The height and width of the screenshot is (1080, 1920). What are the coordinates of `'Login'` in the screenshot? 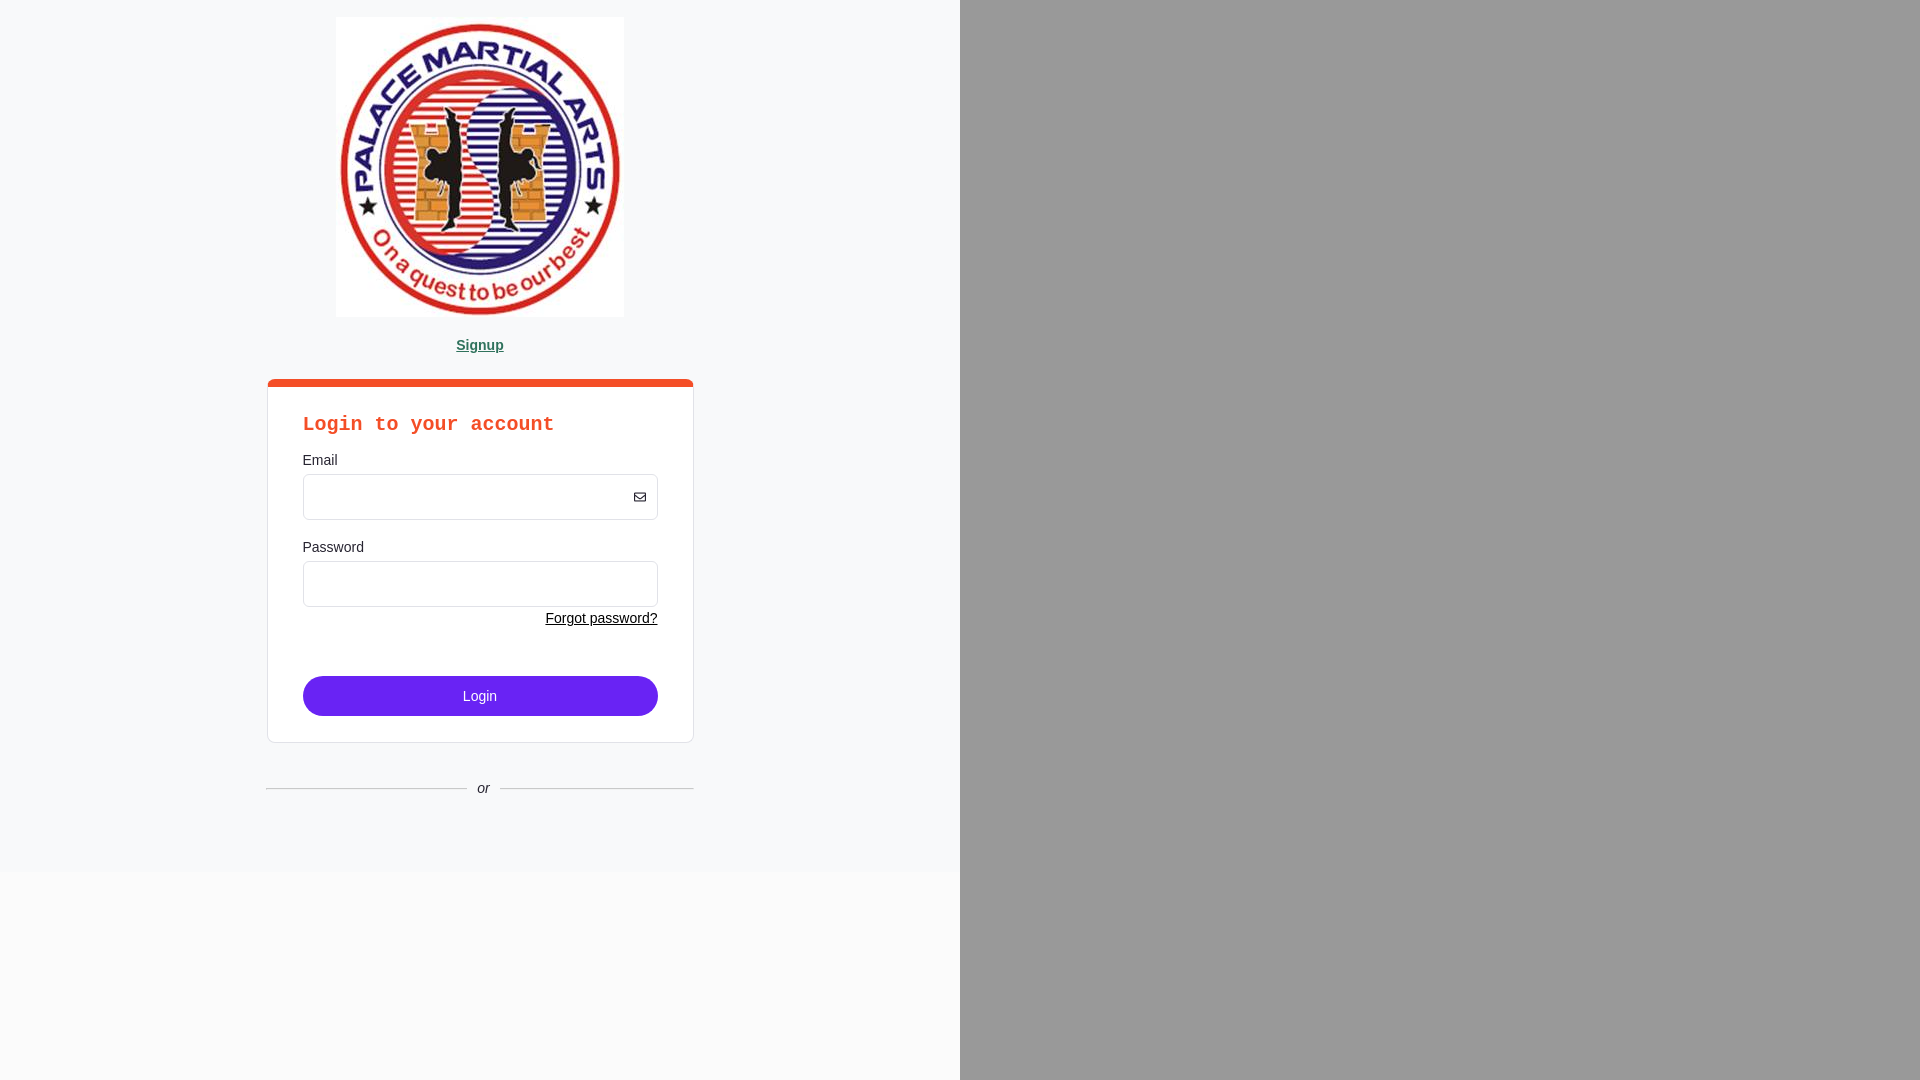 It's located at (478, 694).